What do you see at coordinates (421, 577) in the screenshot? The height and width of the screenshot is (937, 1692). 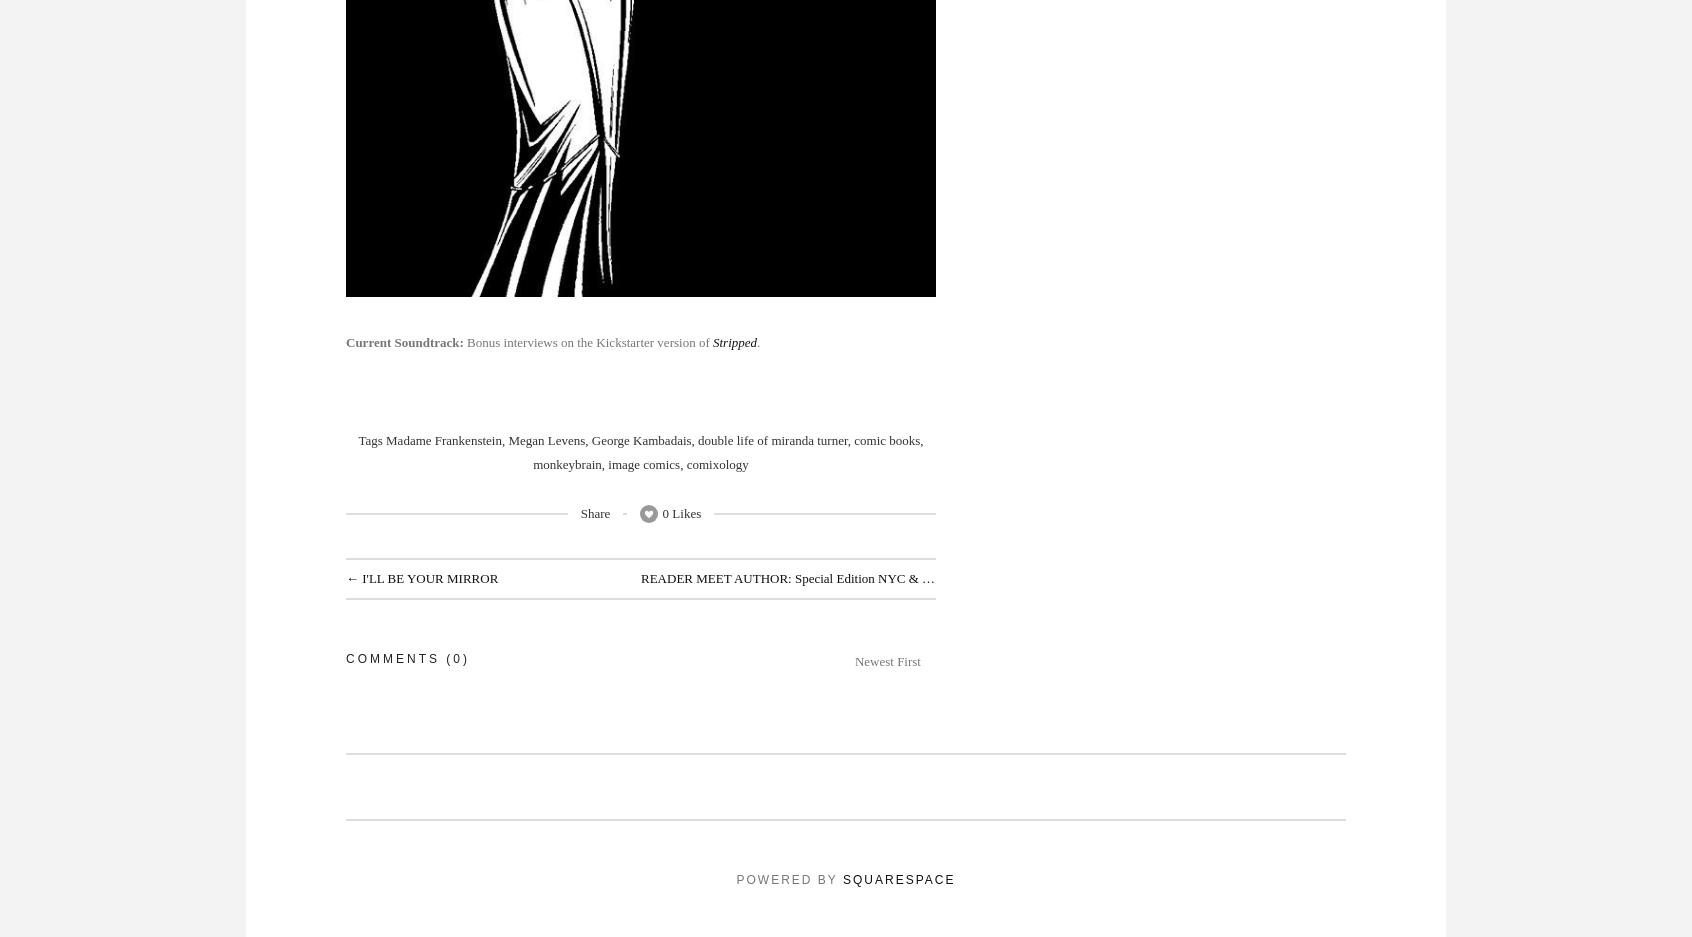 I see `'← I'LL BE YOUR MIRROR'` at bounding box center [421, 577].